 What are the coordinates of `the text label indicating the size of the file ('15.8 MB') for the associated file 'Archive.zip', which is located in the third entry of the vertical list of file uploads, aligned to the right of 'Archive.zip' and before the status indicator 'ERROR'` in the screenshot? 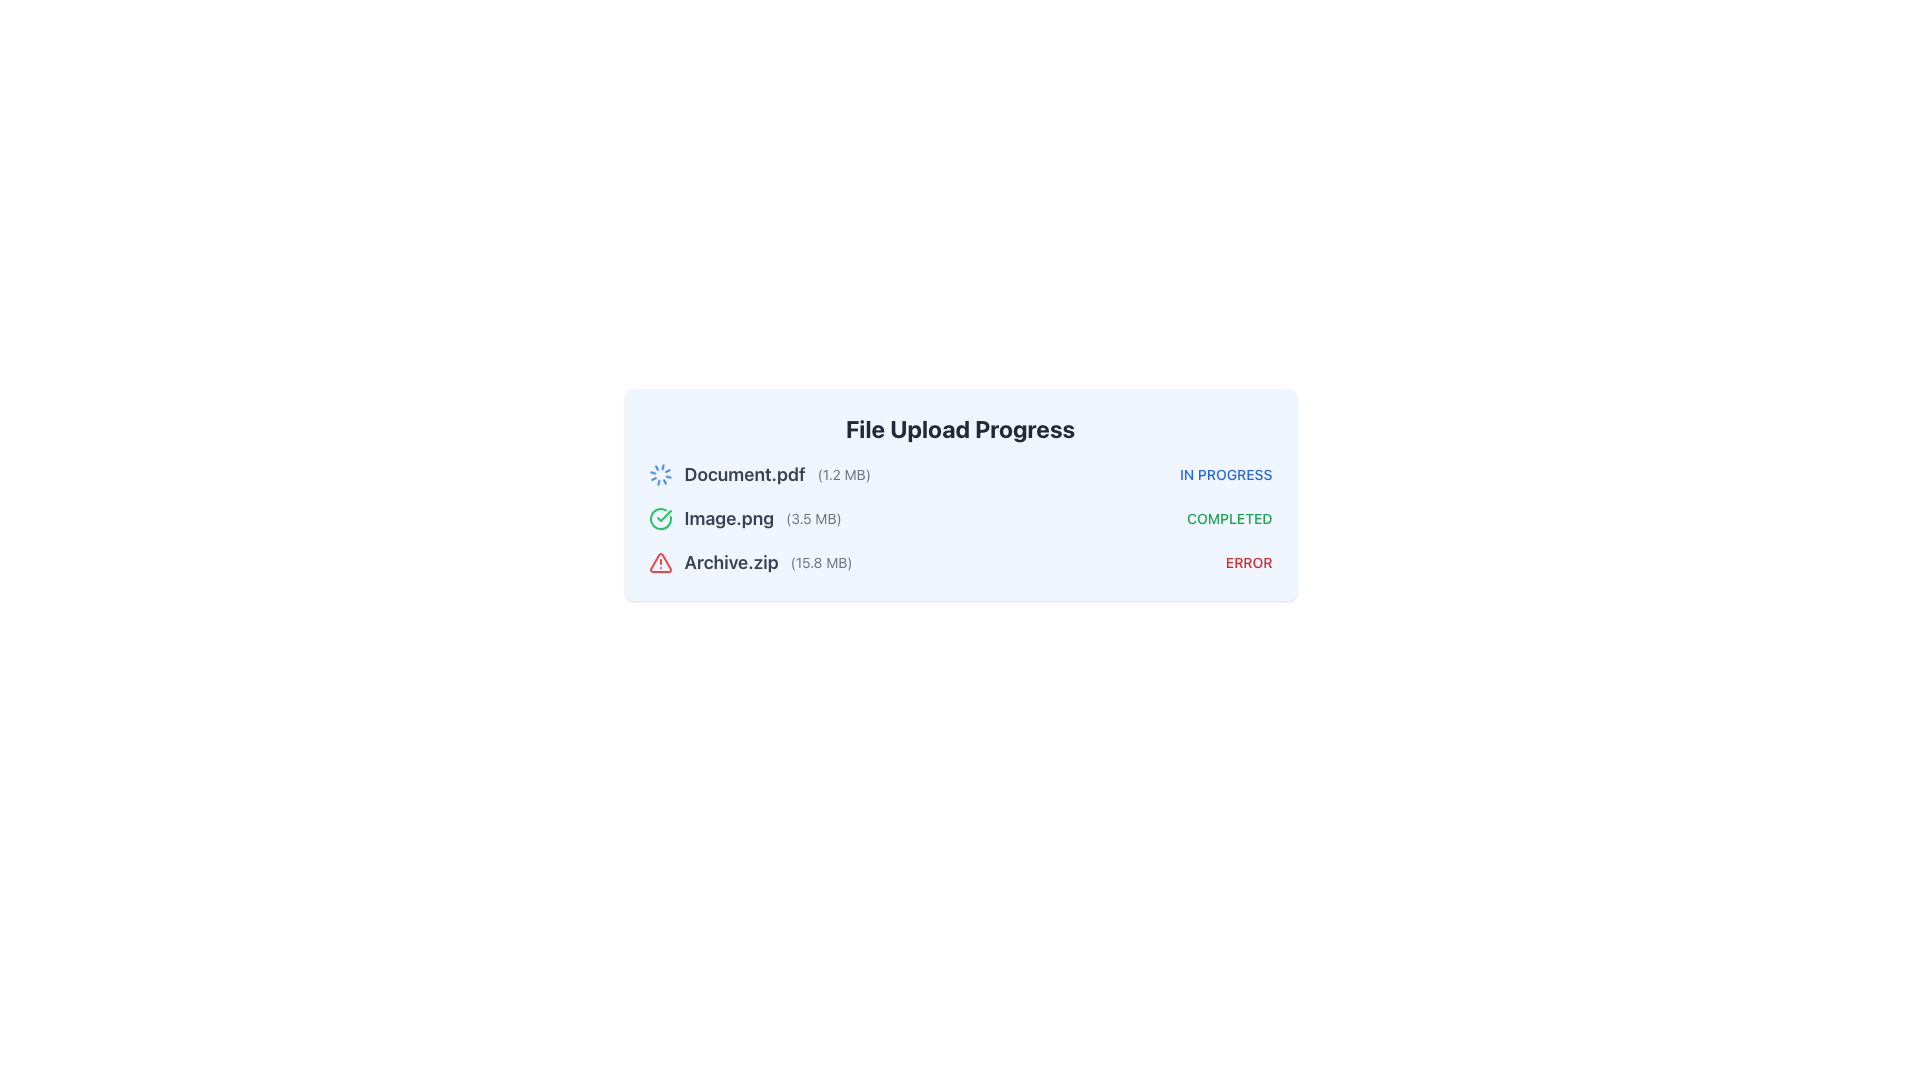 It's located at (821, 563).